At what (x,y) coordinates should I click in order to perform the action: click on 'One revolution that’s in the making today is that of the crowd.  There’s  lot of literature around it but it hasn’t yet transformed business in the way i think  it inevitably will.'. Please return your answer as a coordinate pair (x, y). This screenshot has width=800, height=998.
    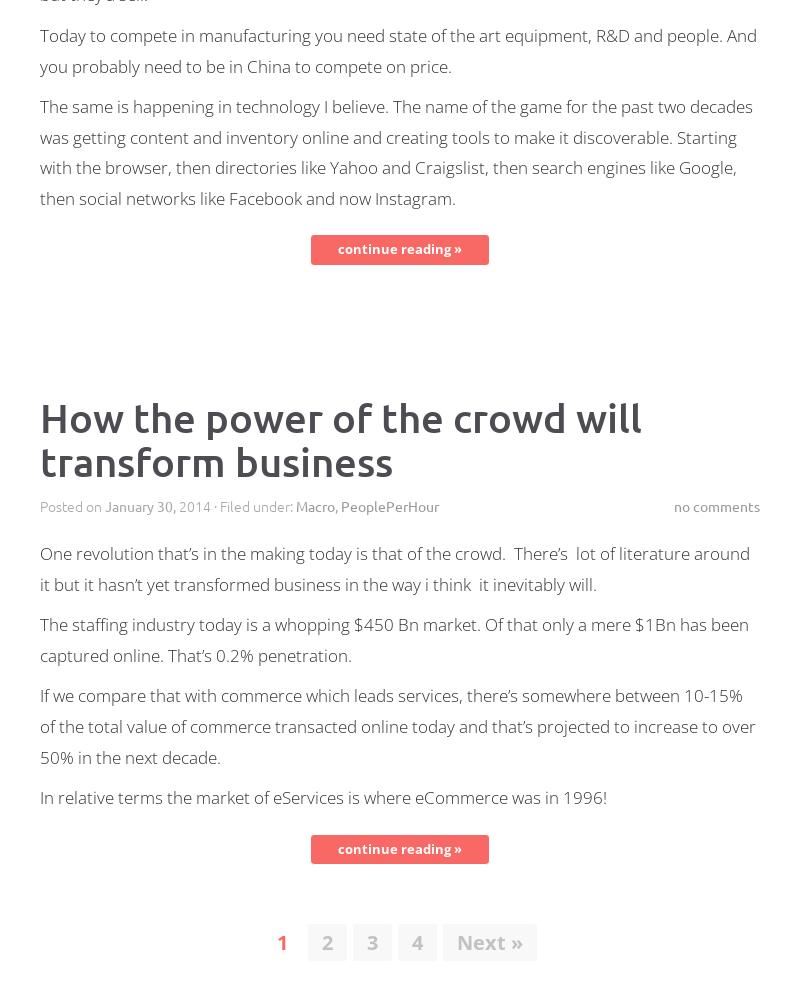
    Looking at the image, I should click on (394, 567).